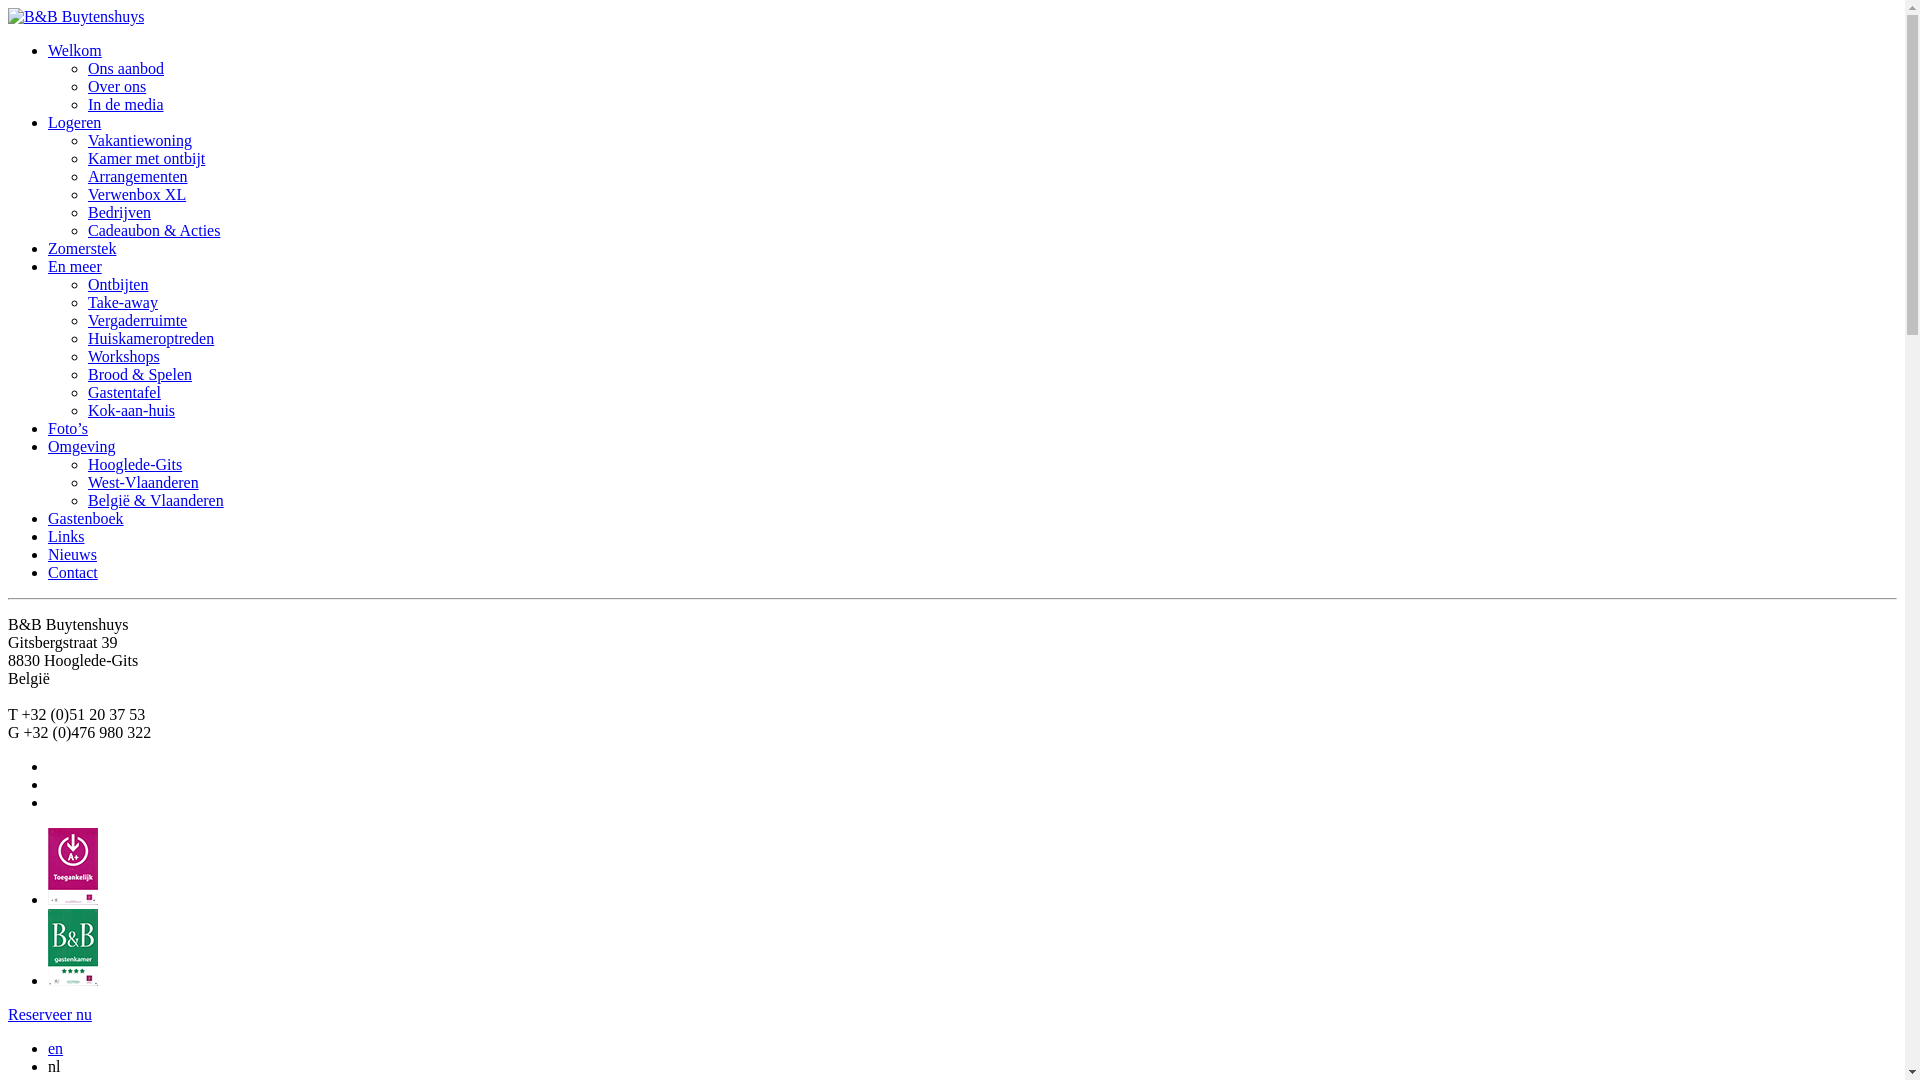 The width and height of the screenshot is (1920, 1080). I want to click on 'Kok-aan-huis', so click(130, 409).